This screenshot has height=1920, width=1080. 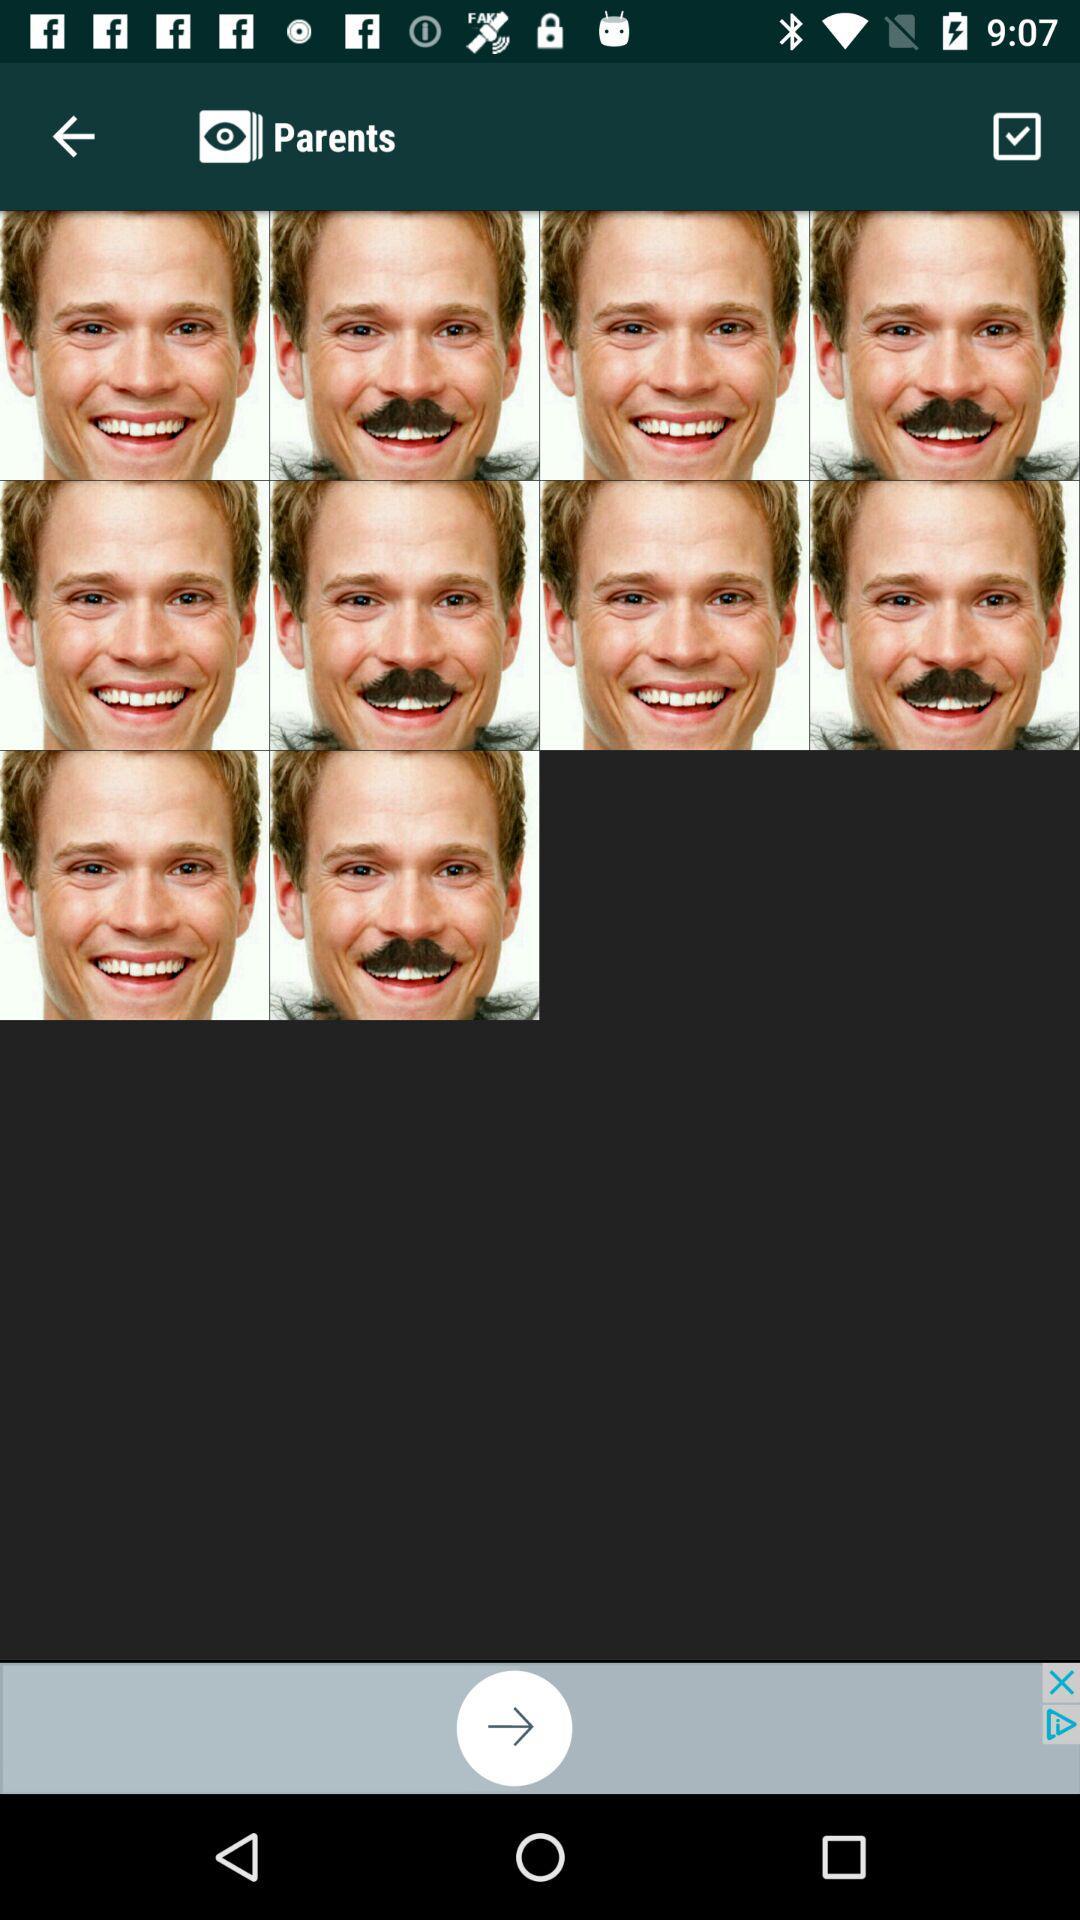 What do you see at coordinates (944, 614) in the screenshot?
I see `fourth image from second row` at bounding box center [944, 614].